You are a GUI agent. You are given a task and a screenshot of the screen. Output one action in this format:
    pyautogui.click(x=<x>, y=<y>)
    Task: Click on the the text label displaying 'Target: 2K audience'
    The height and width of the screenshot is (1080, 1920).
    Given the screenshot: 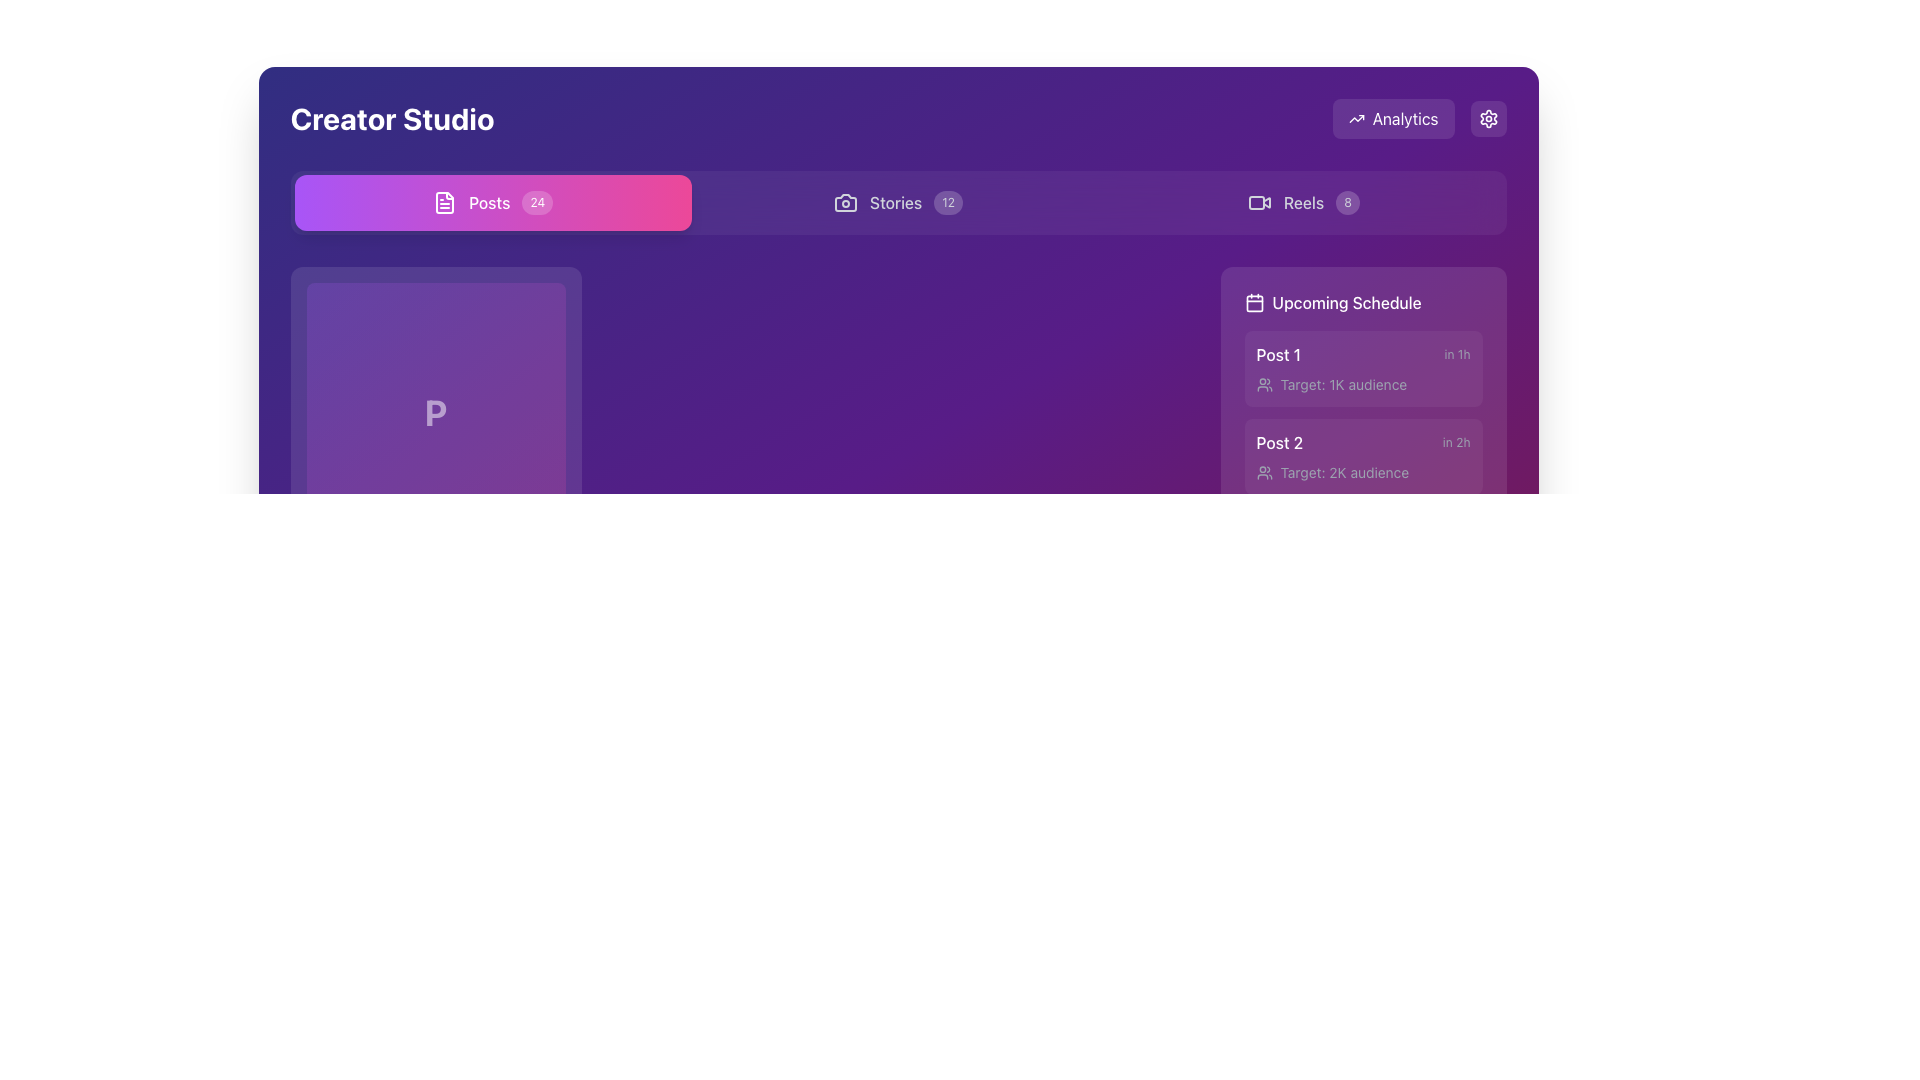 What is the action you would take?
    pyautogui.click(x=1344, y=473)
    